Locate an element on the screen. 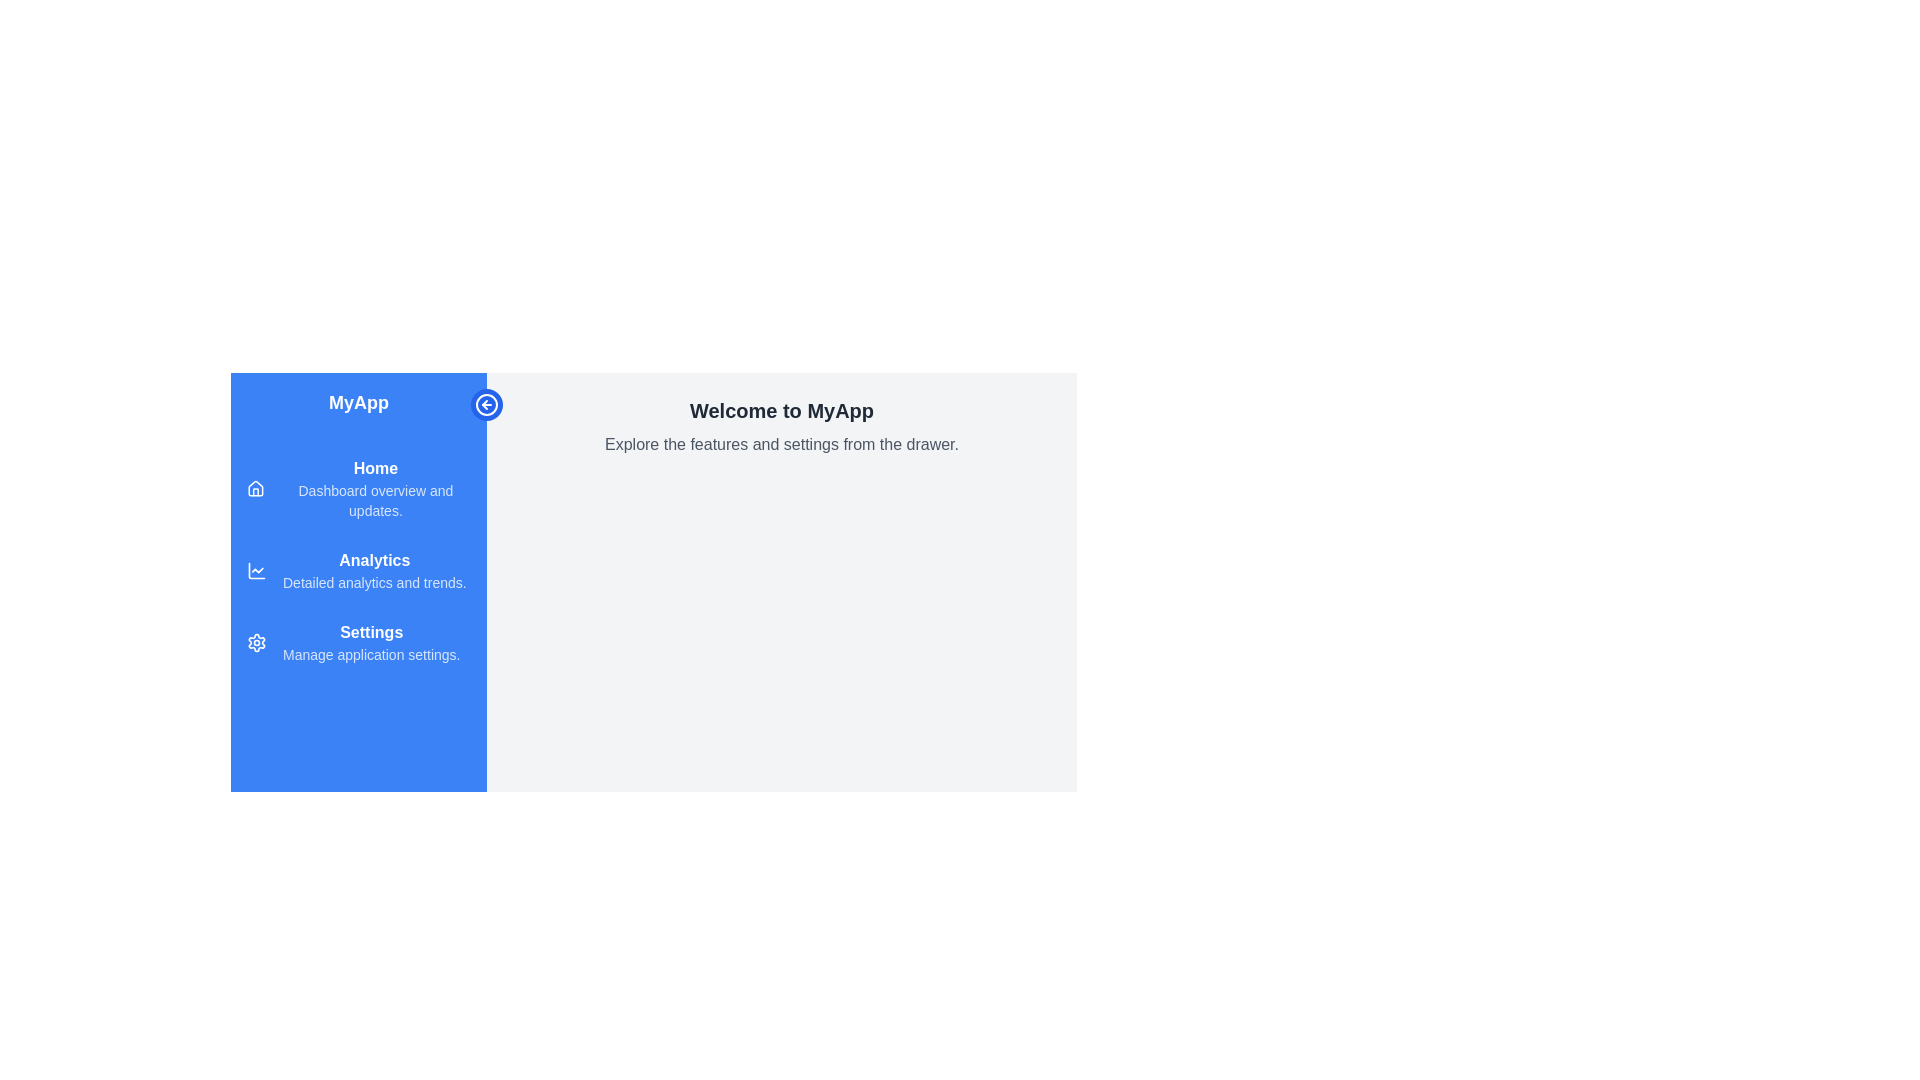 The image size is (1920, 1080). the menu item Settings to view its hover effect is located at coordinates (359, 643).